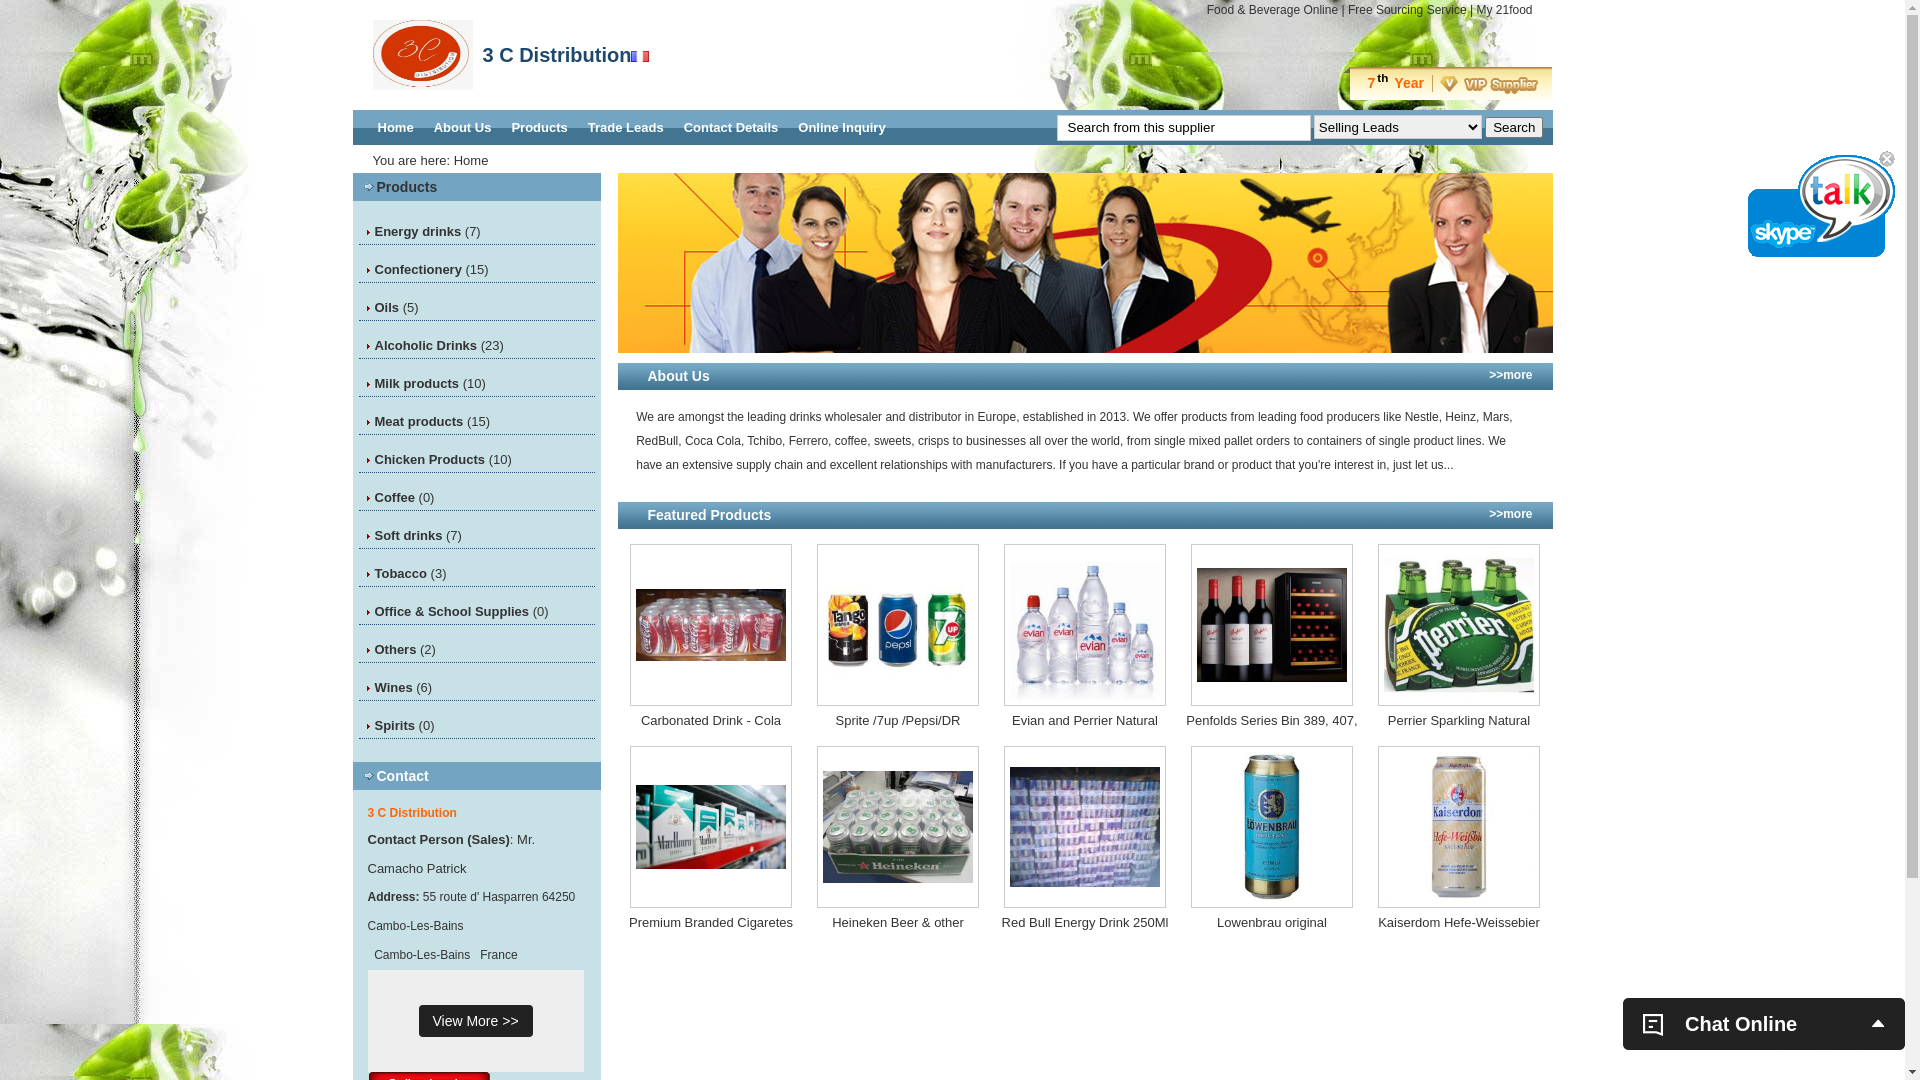  What do you see at coordinates (403, 649) in the screenshot?
I see `'Others (2)'` at bounding box center [403, 649].